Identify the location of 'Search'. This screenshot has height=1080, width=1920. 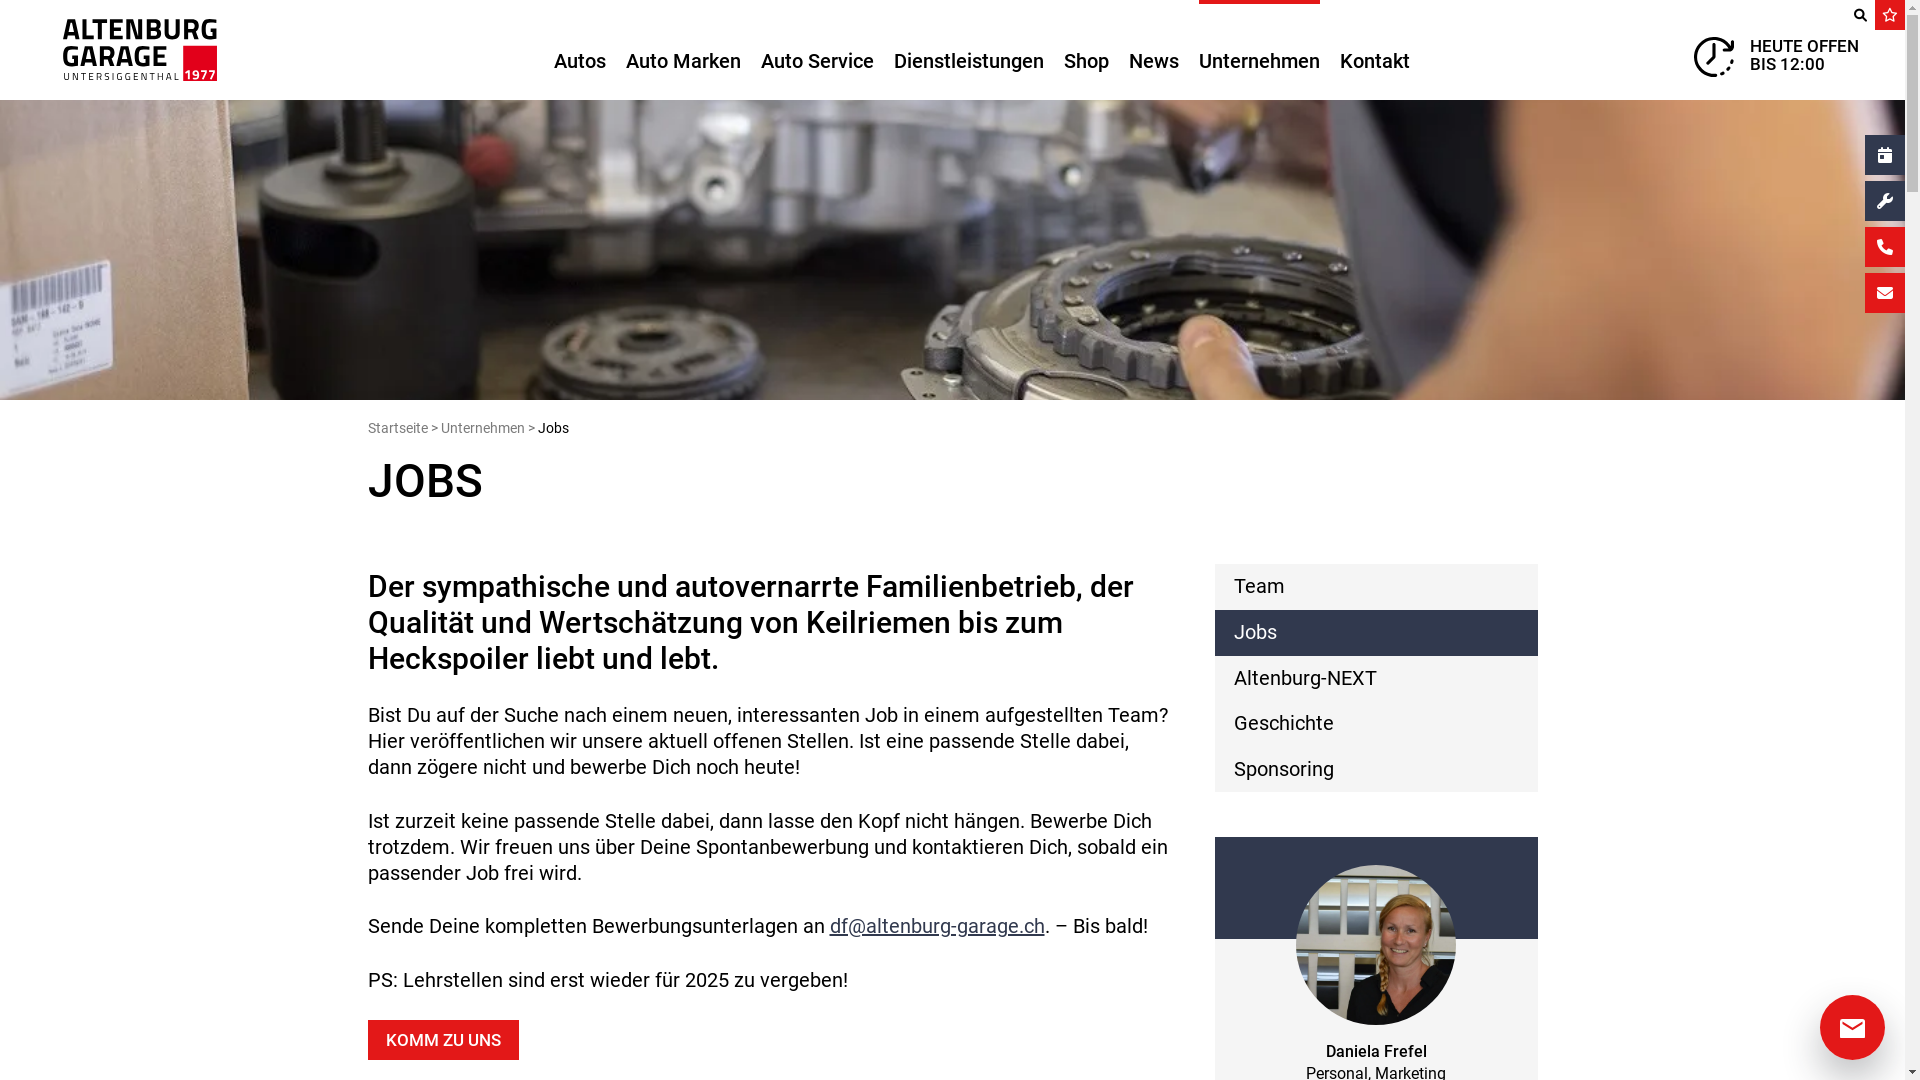
(1843, 15).